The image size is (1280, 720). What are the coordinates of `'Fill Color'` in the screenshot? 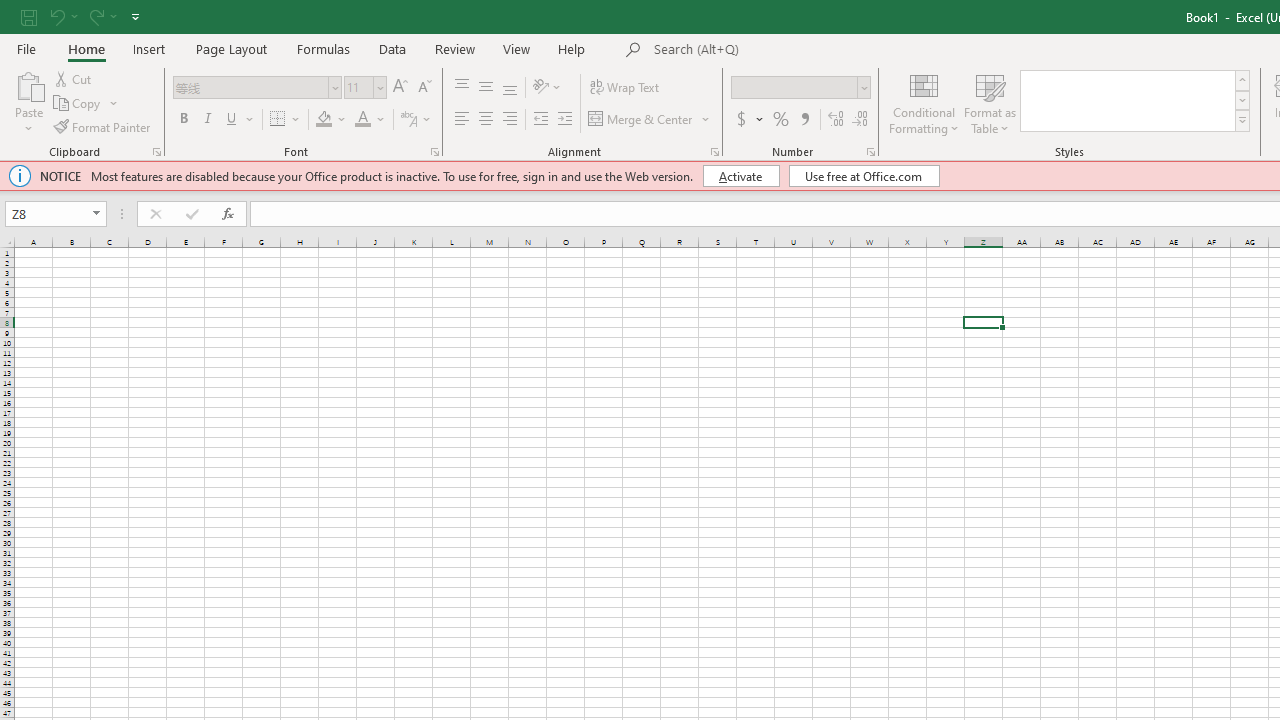 It's located at (331, 119).